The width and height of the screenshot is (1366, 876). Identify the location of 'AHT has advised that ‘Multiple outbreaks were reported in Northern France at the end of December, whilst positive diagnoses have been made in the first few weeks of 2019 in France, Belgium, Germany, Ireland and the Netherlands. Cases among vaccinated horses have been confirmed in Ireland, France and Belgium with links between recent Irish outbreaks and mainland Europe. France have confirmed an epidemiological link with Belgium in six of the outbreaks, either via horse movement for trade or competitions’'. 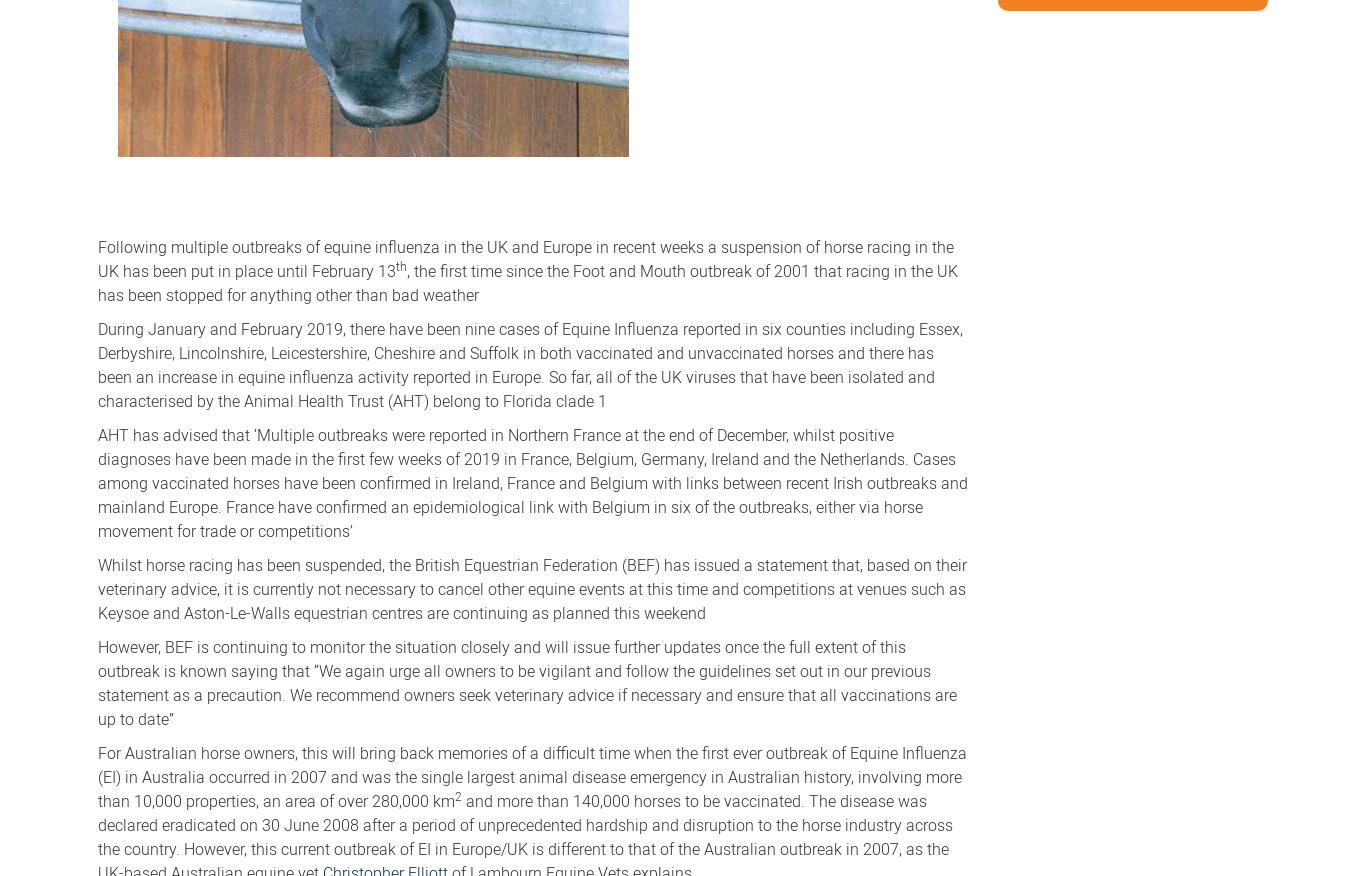
(533, 480).